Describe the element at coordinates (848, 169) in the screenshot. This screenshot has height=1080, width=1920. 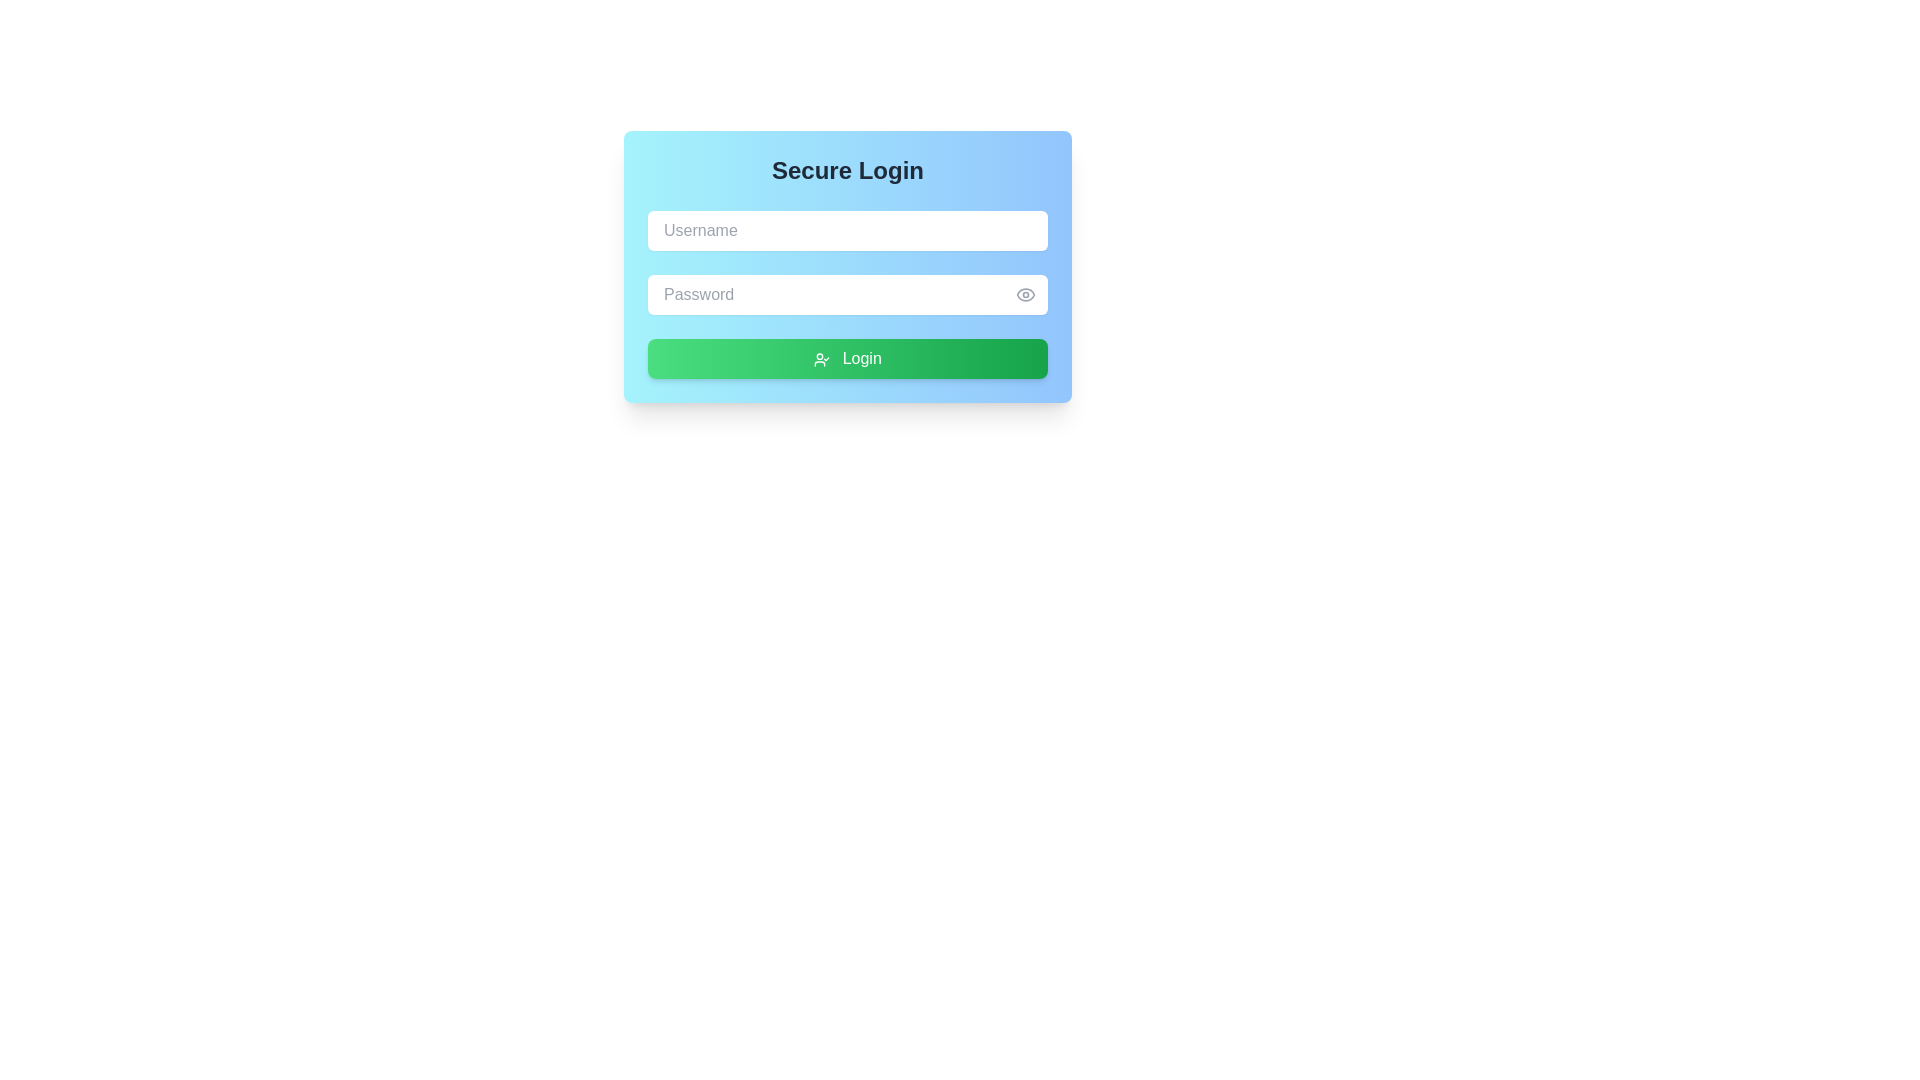
I see `the text label or heading at the top-center of the login interface, which indicates the purpose of the form below it` at that location.